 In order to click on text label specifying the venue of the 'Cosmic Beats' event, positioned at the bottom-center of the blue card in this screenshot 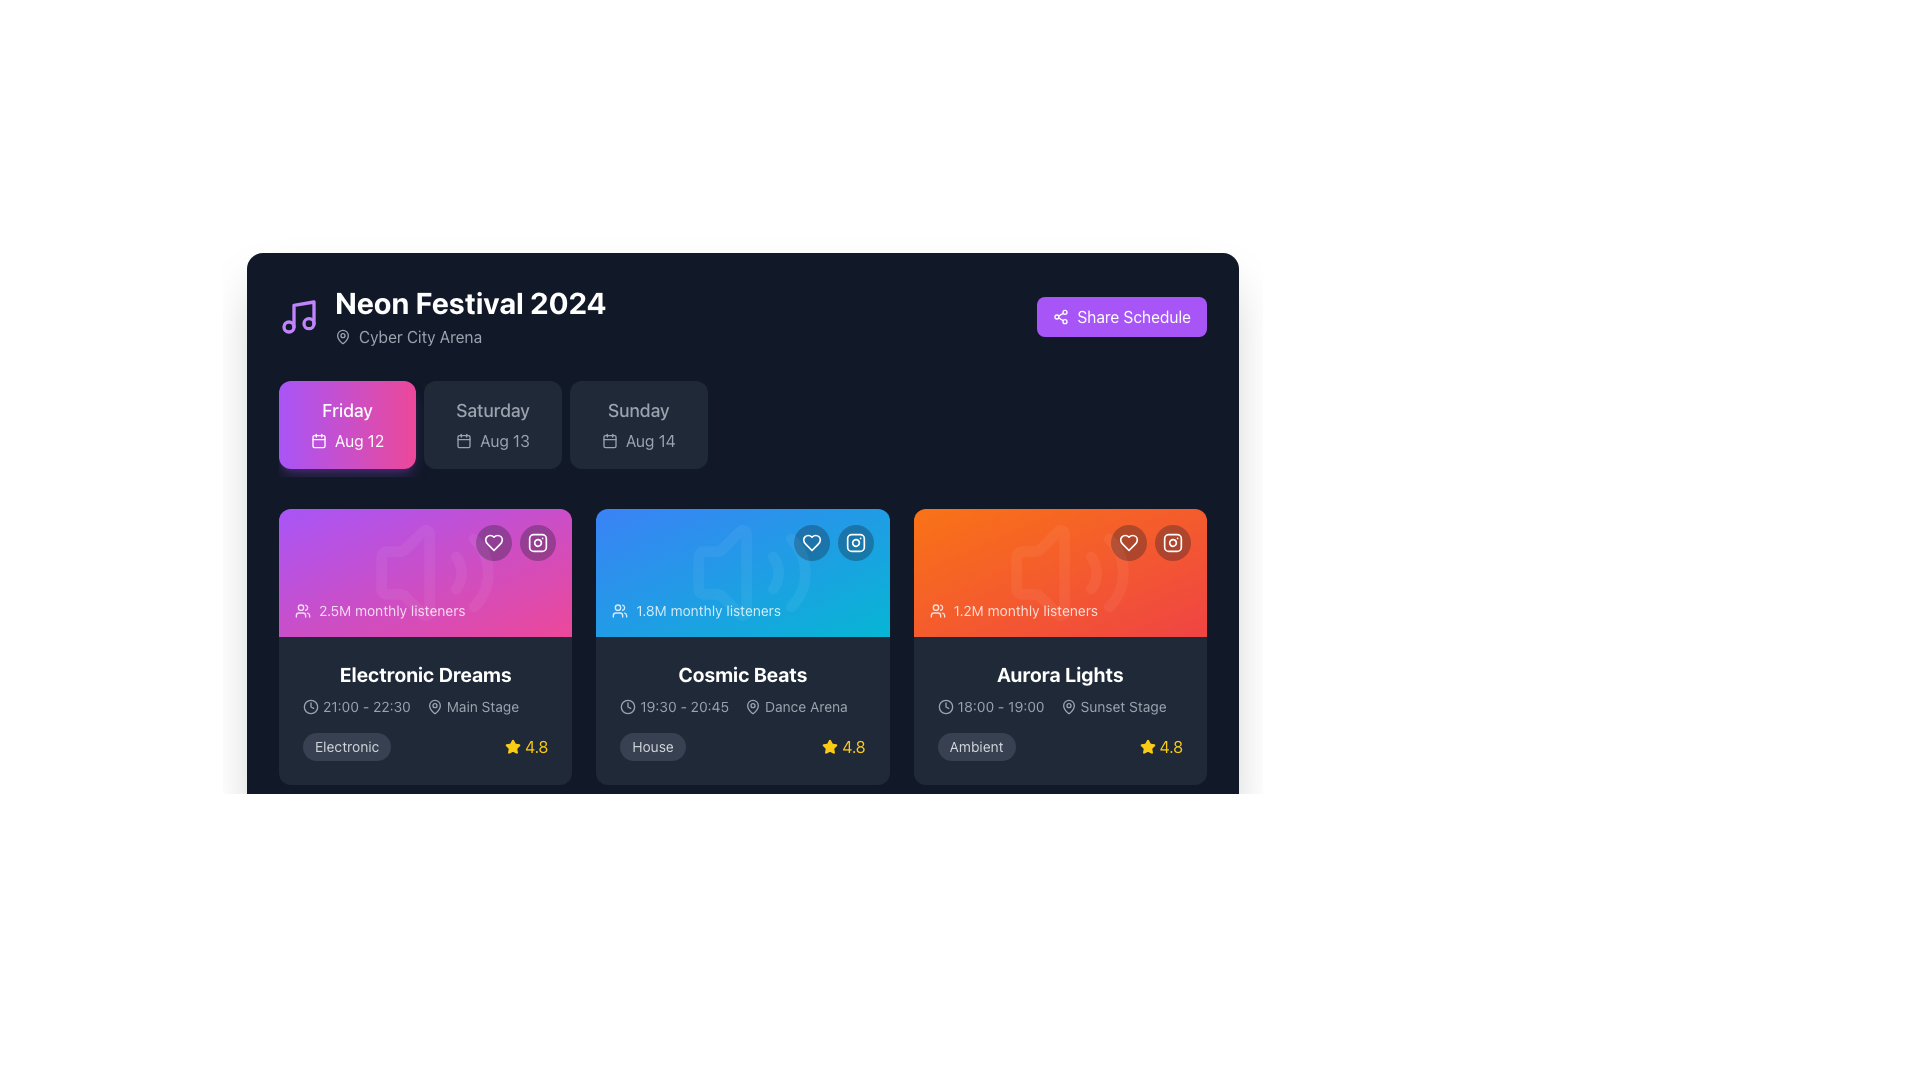, I will do `click(806, 705)`.